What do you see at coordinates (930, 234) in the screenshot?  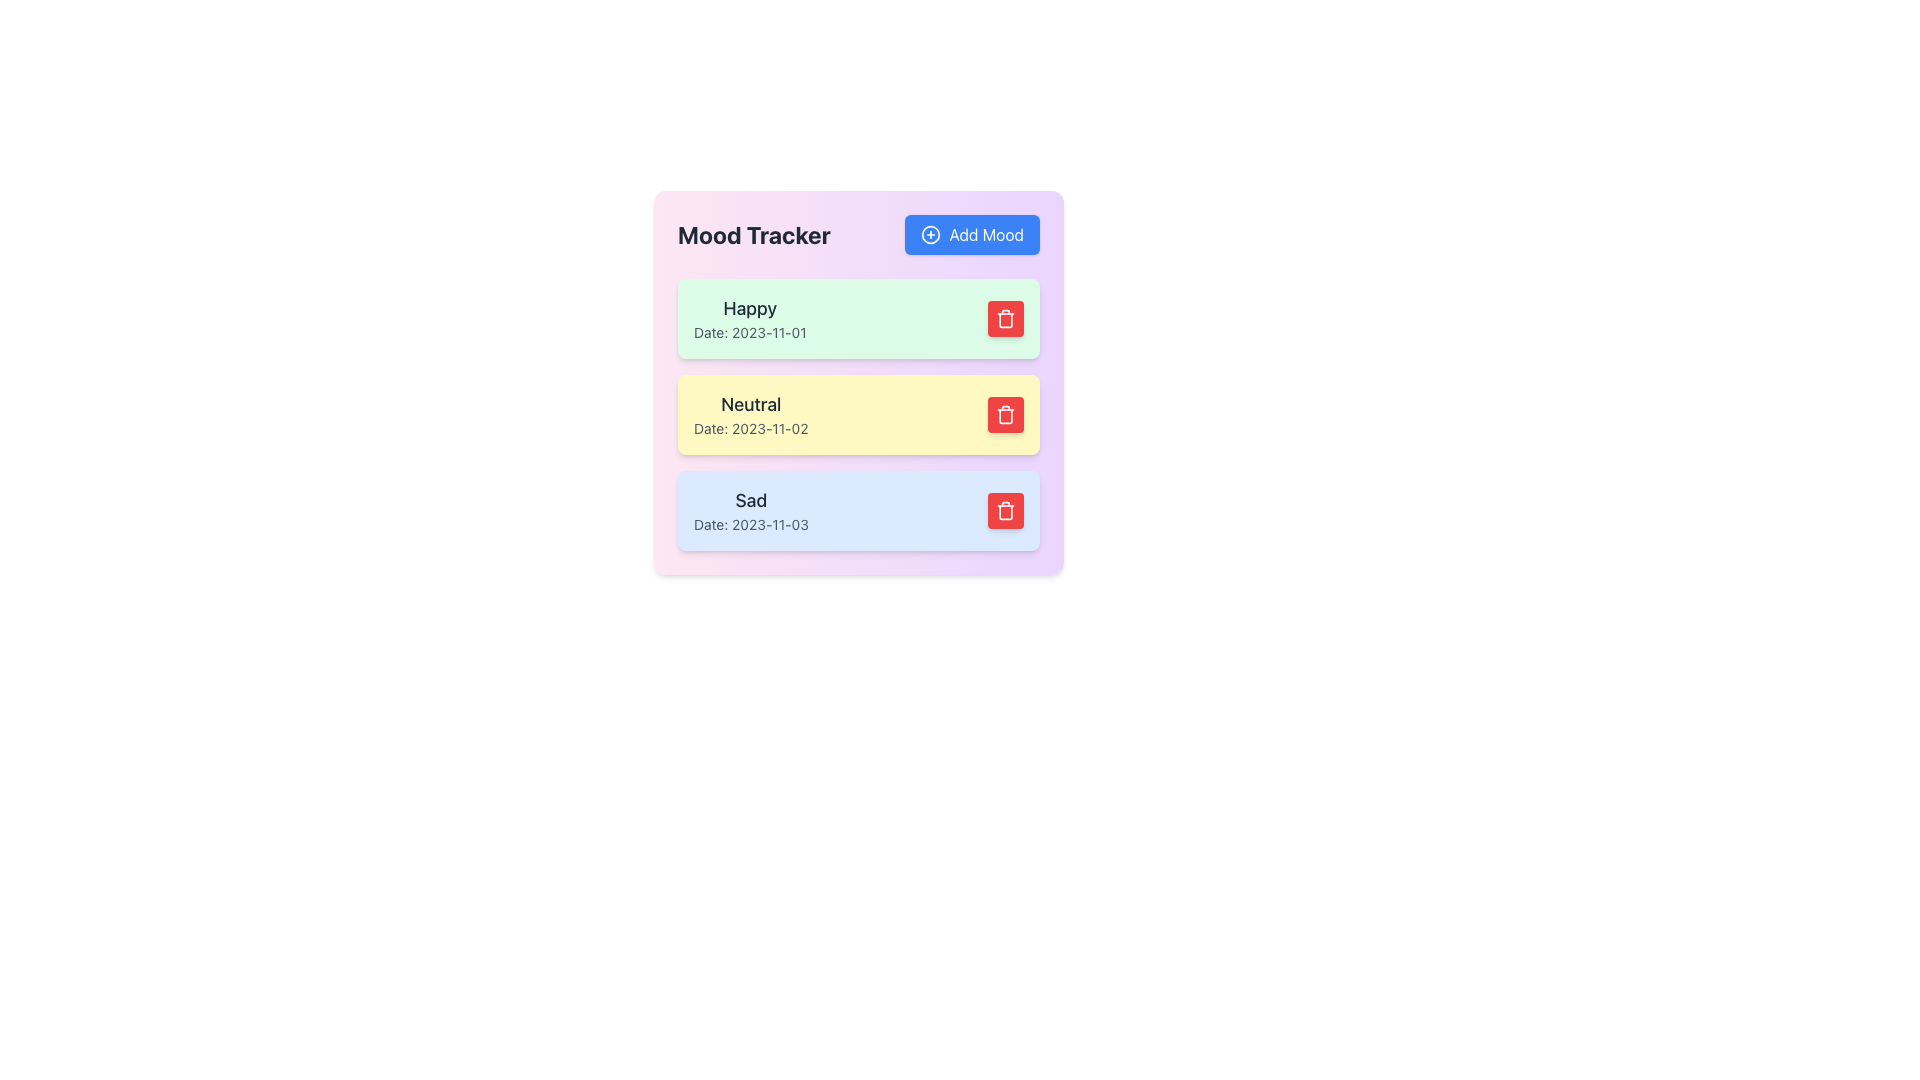 I see `the 'Add Mood' button icon, which is positioned to the left of the text label in the top-right corner of the 'Mood Tracker' section` at bounding box center [930, 234].